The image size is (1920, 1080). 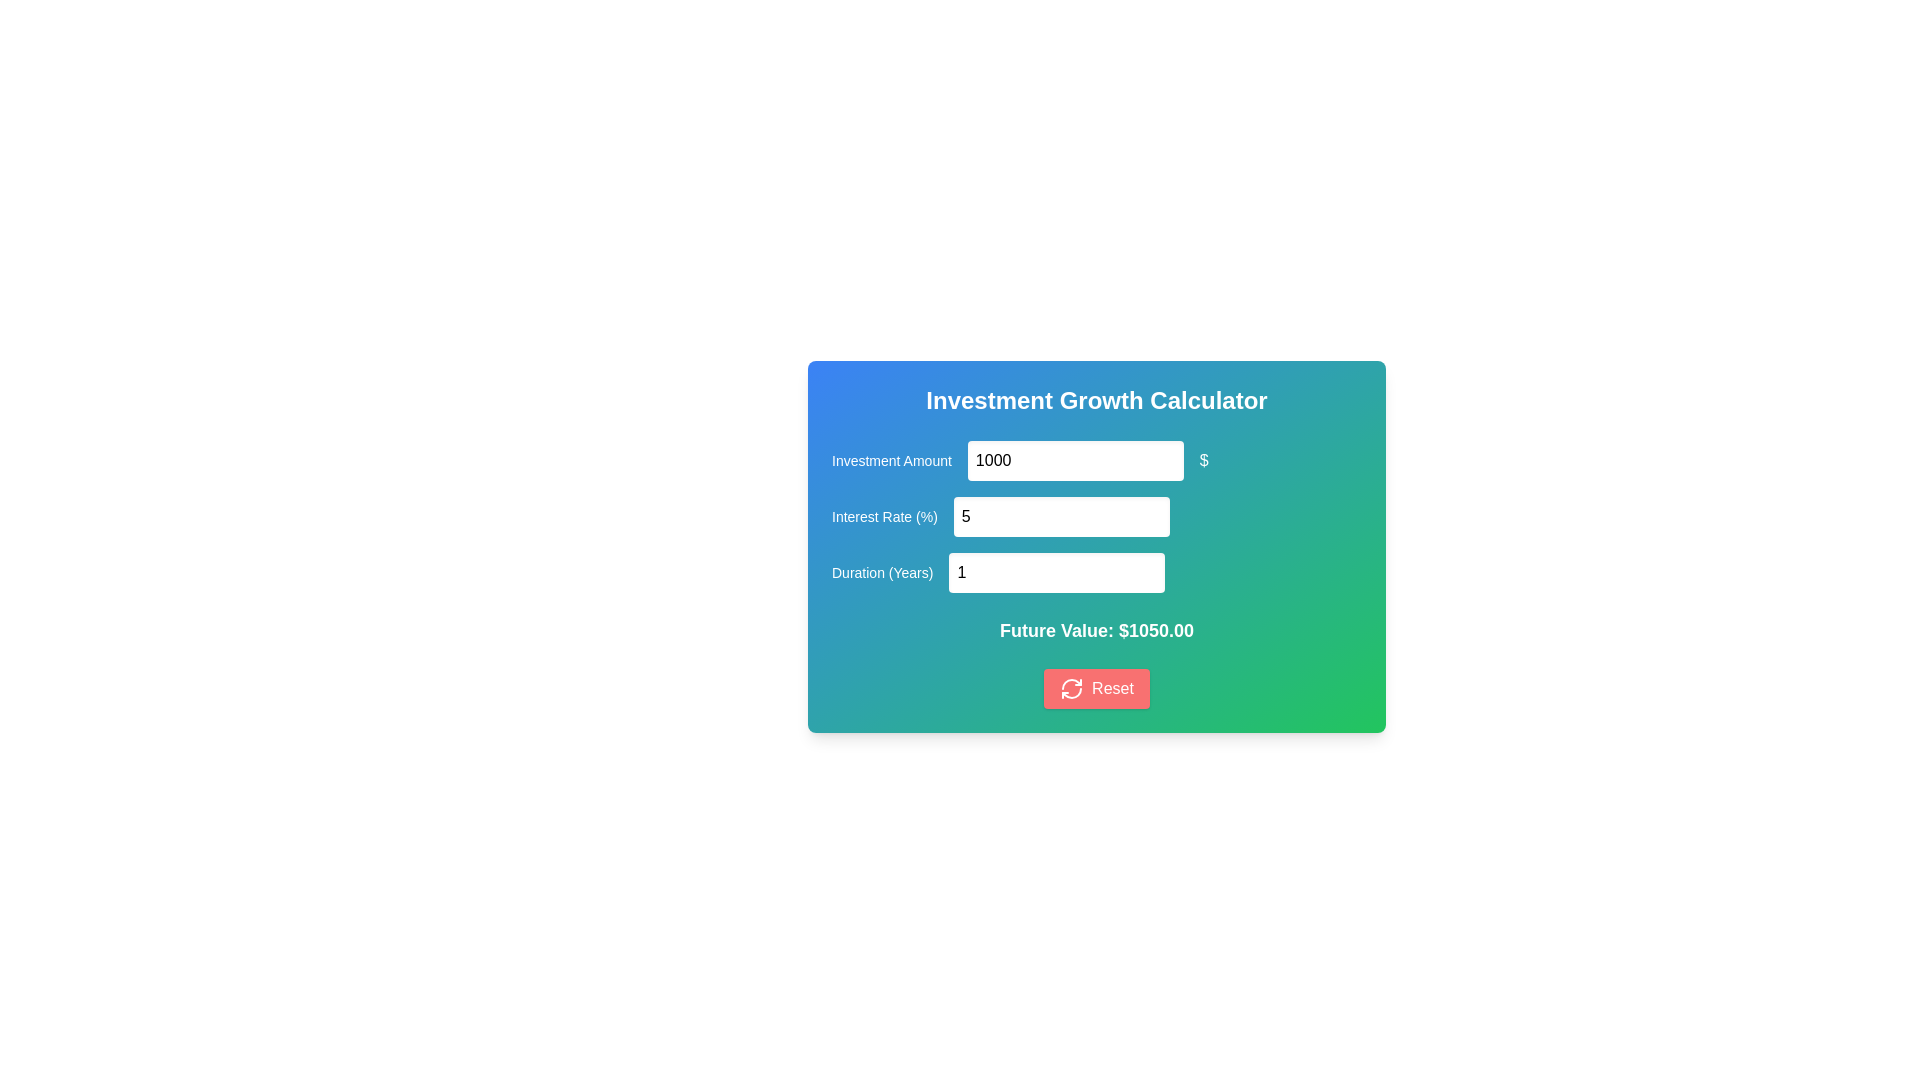 I want to click on the numerical input field displaying the value 1000 in the 'Investment Amount' element to focus on it, so click(x=1096, y=461).